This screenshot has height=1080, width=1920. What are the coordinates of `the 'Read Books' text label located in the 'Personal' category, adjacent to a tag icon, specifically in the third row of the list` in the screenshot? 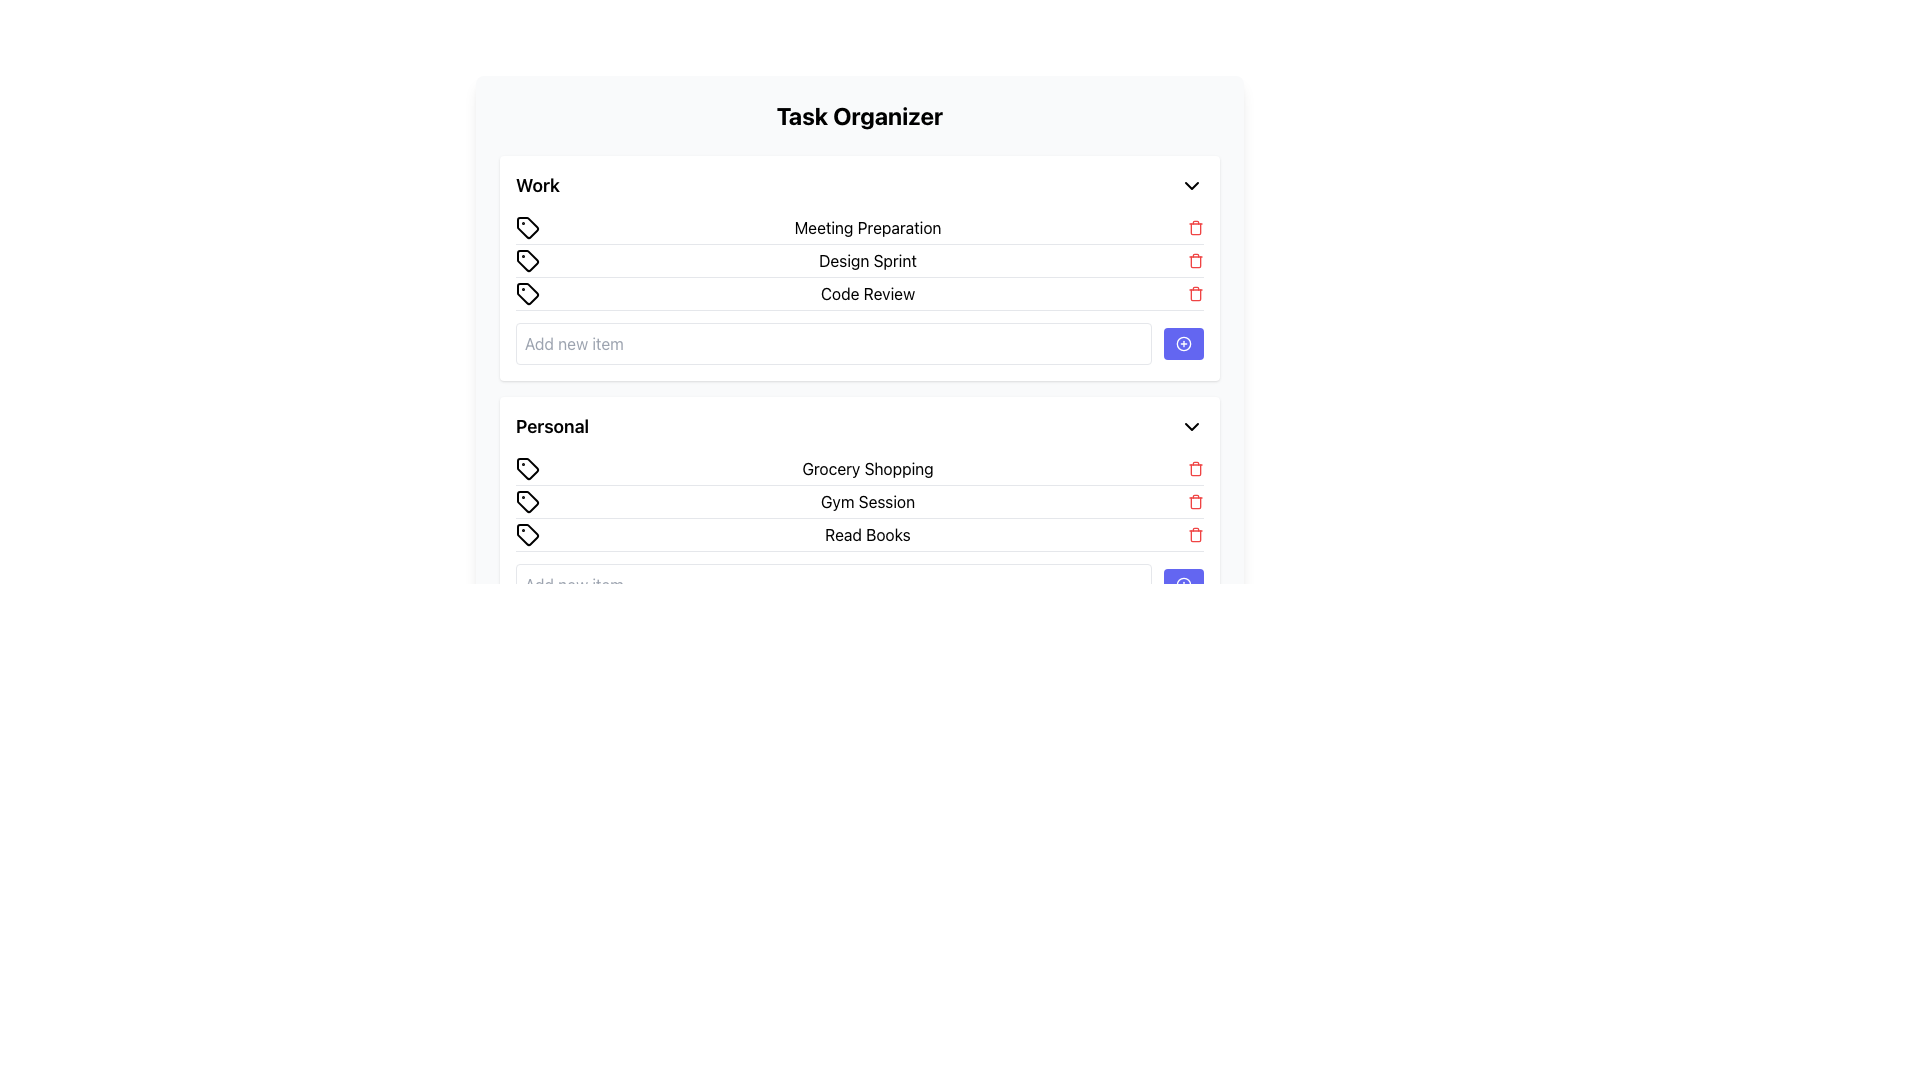 It's located at (868, 534).